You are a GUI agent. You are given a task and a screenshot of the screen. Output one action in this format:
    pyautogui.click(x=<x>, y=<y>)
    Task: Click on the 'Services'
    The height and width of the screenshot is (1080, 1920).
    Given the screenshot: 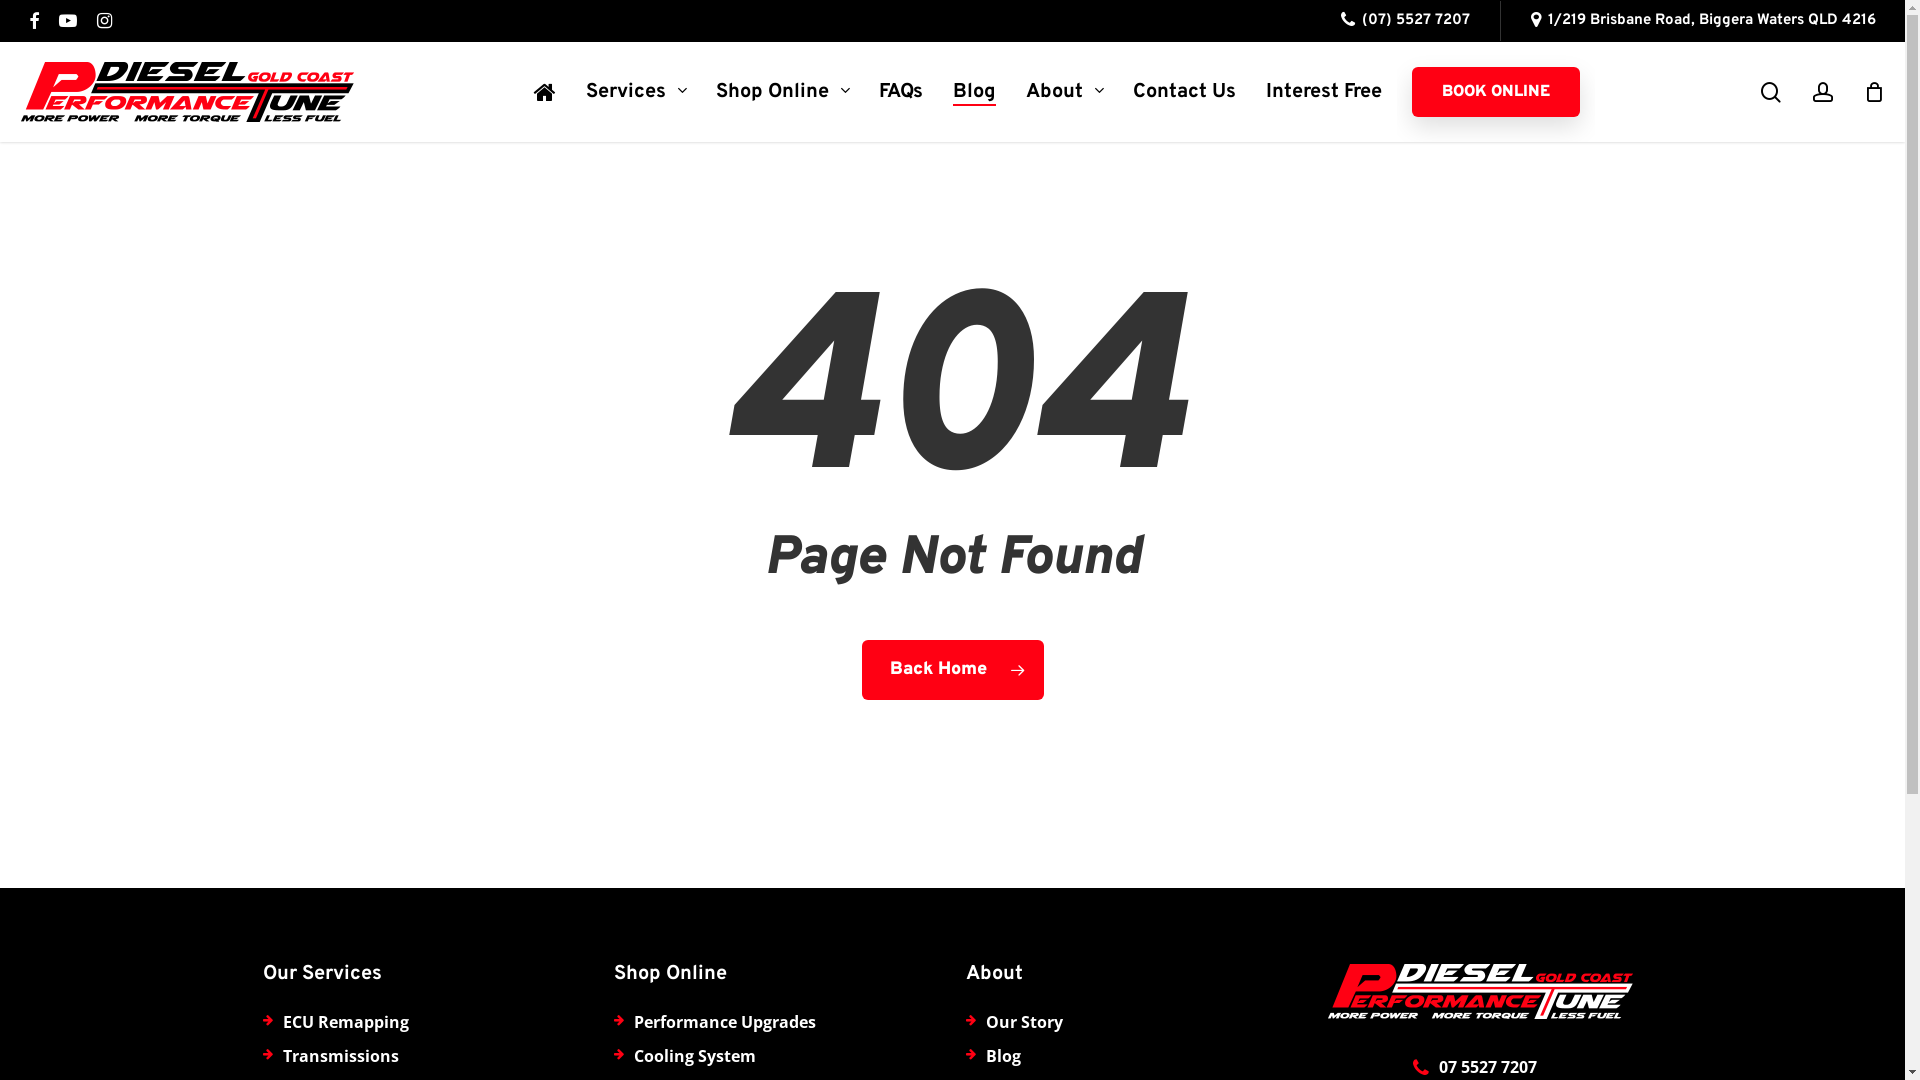 What is the action you would take?
    pyautogui.click(x=635, y=92)
    